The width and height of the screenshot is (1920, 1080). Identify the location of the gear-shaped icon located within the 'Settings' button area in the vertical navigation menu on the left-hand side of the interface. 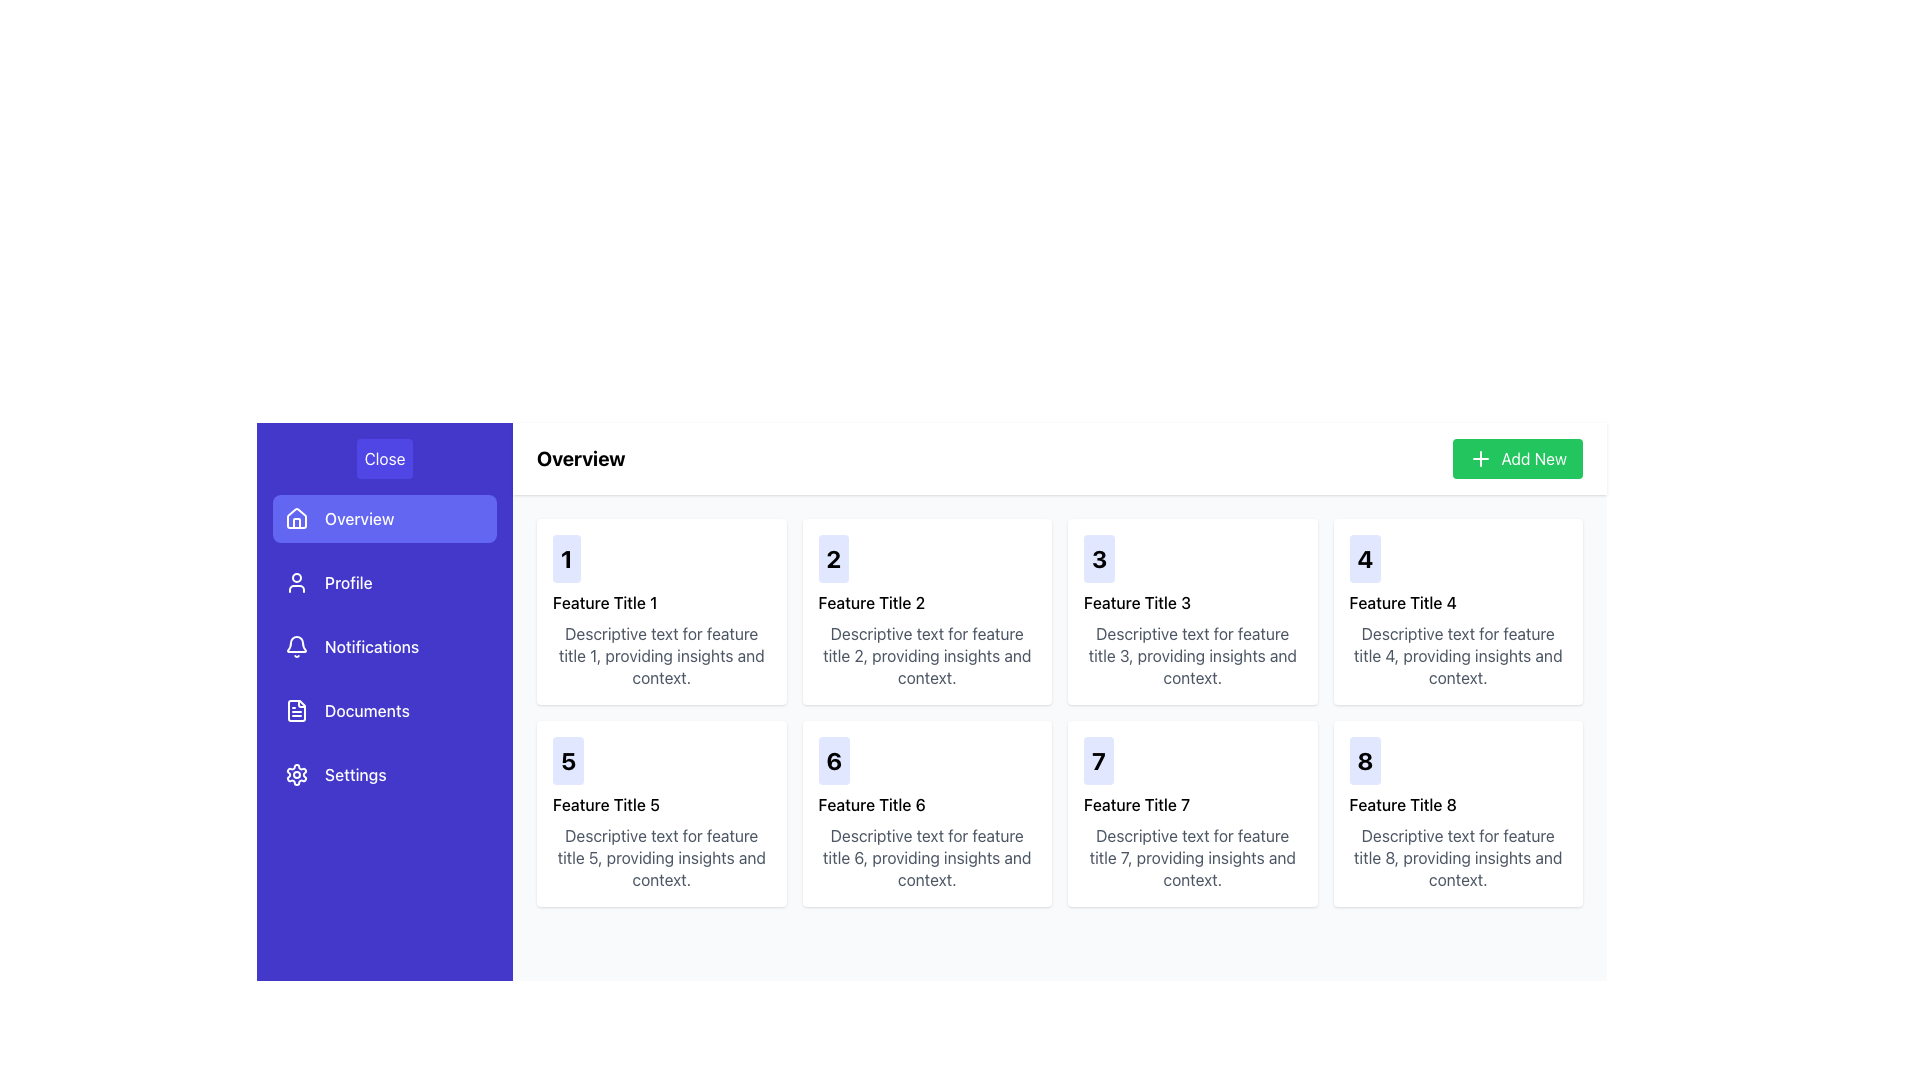
(296, 774).